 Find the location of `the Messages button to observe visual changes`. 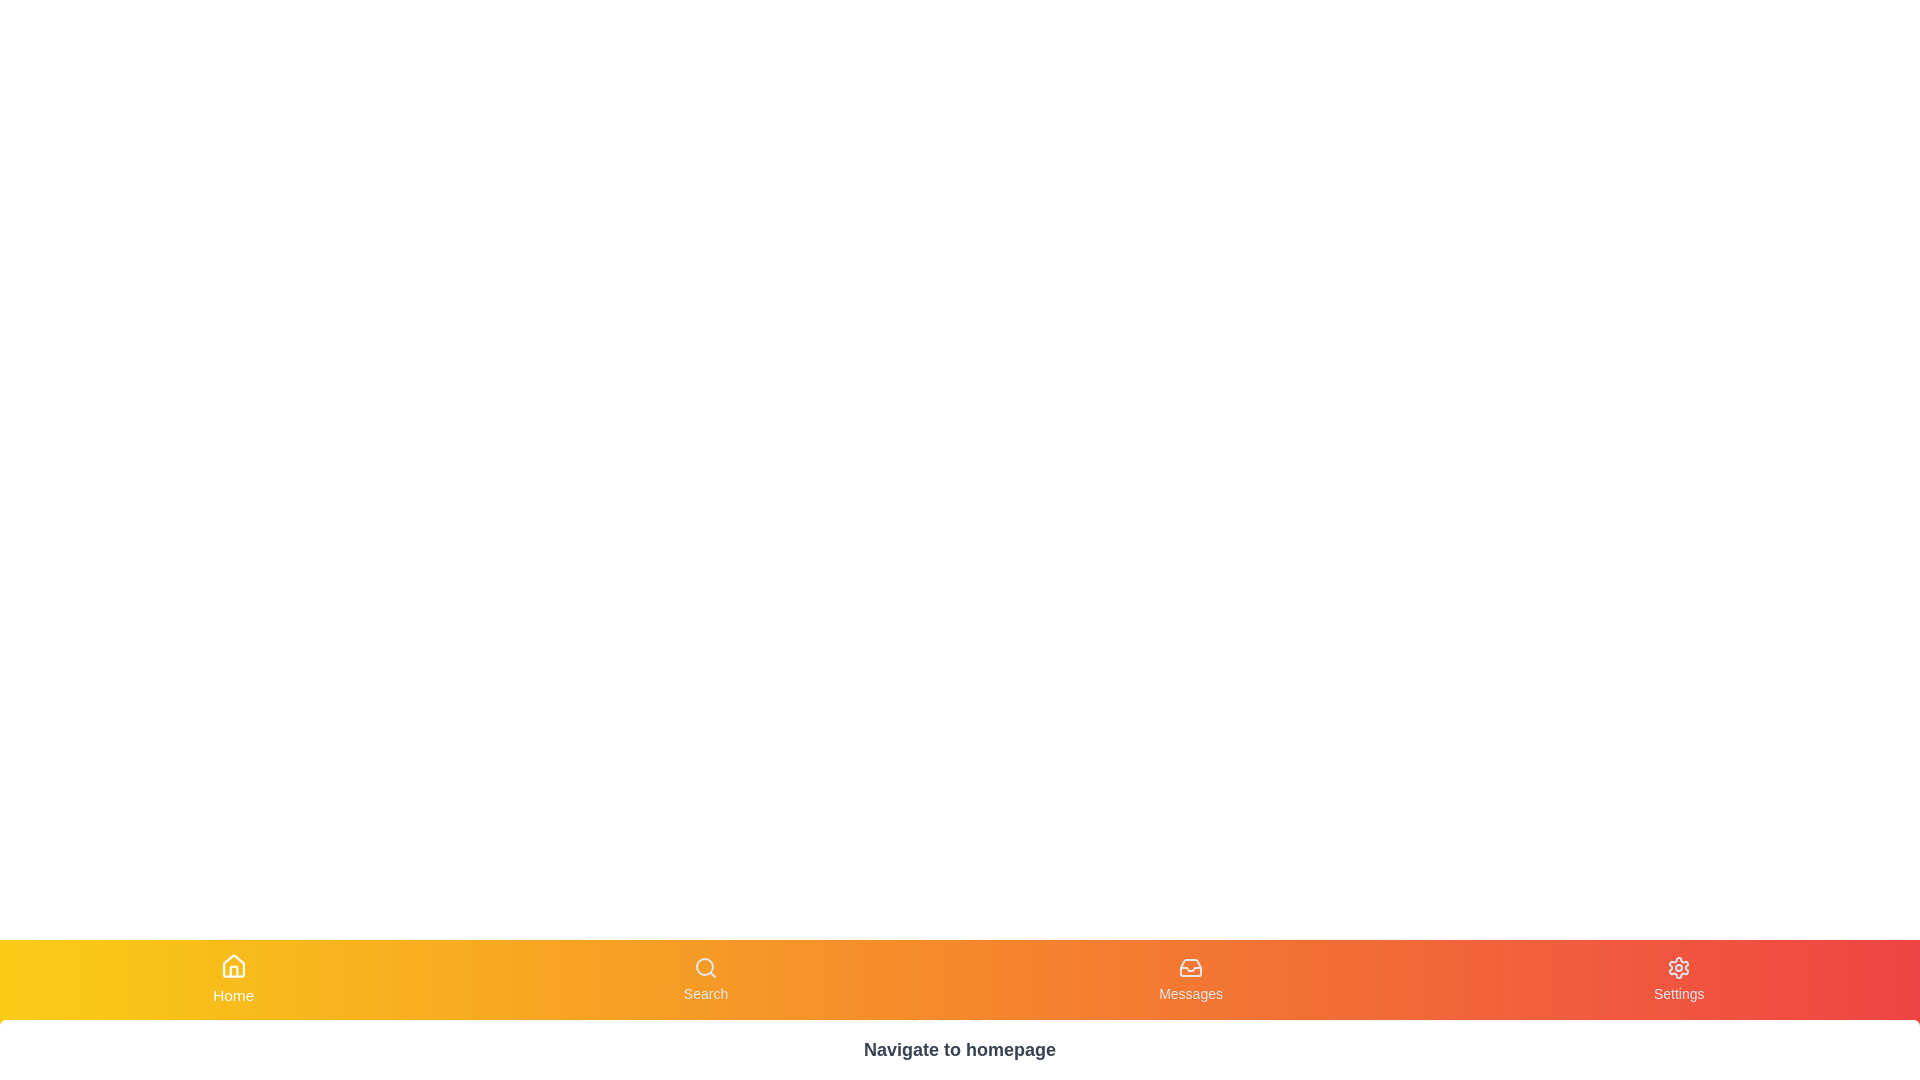

the Messages button to observe visual changes is located at coordinates (1190, 978).